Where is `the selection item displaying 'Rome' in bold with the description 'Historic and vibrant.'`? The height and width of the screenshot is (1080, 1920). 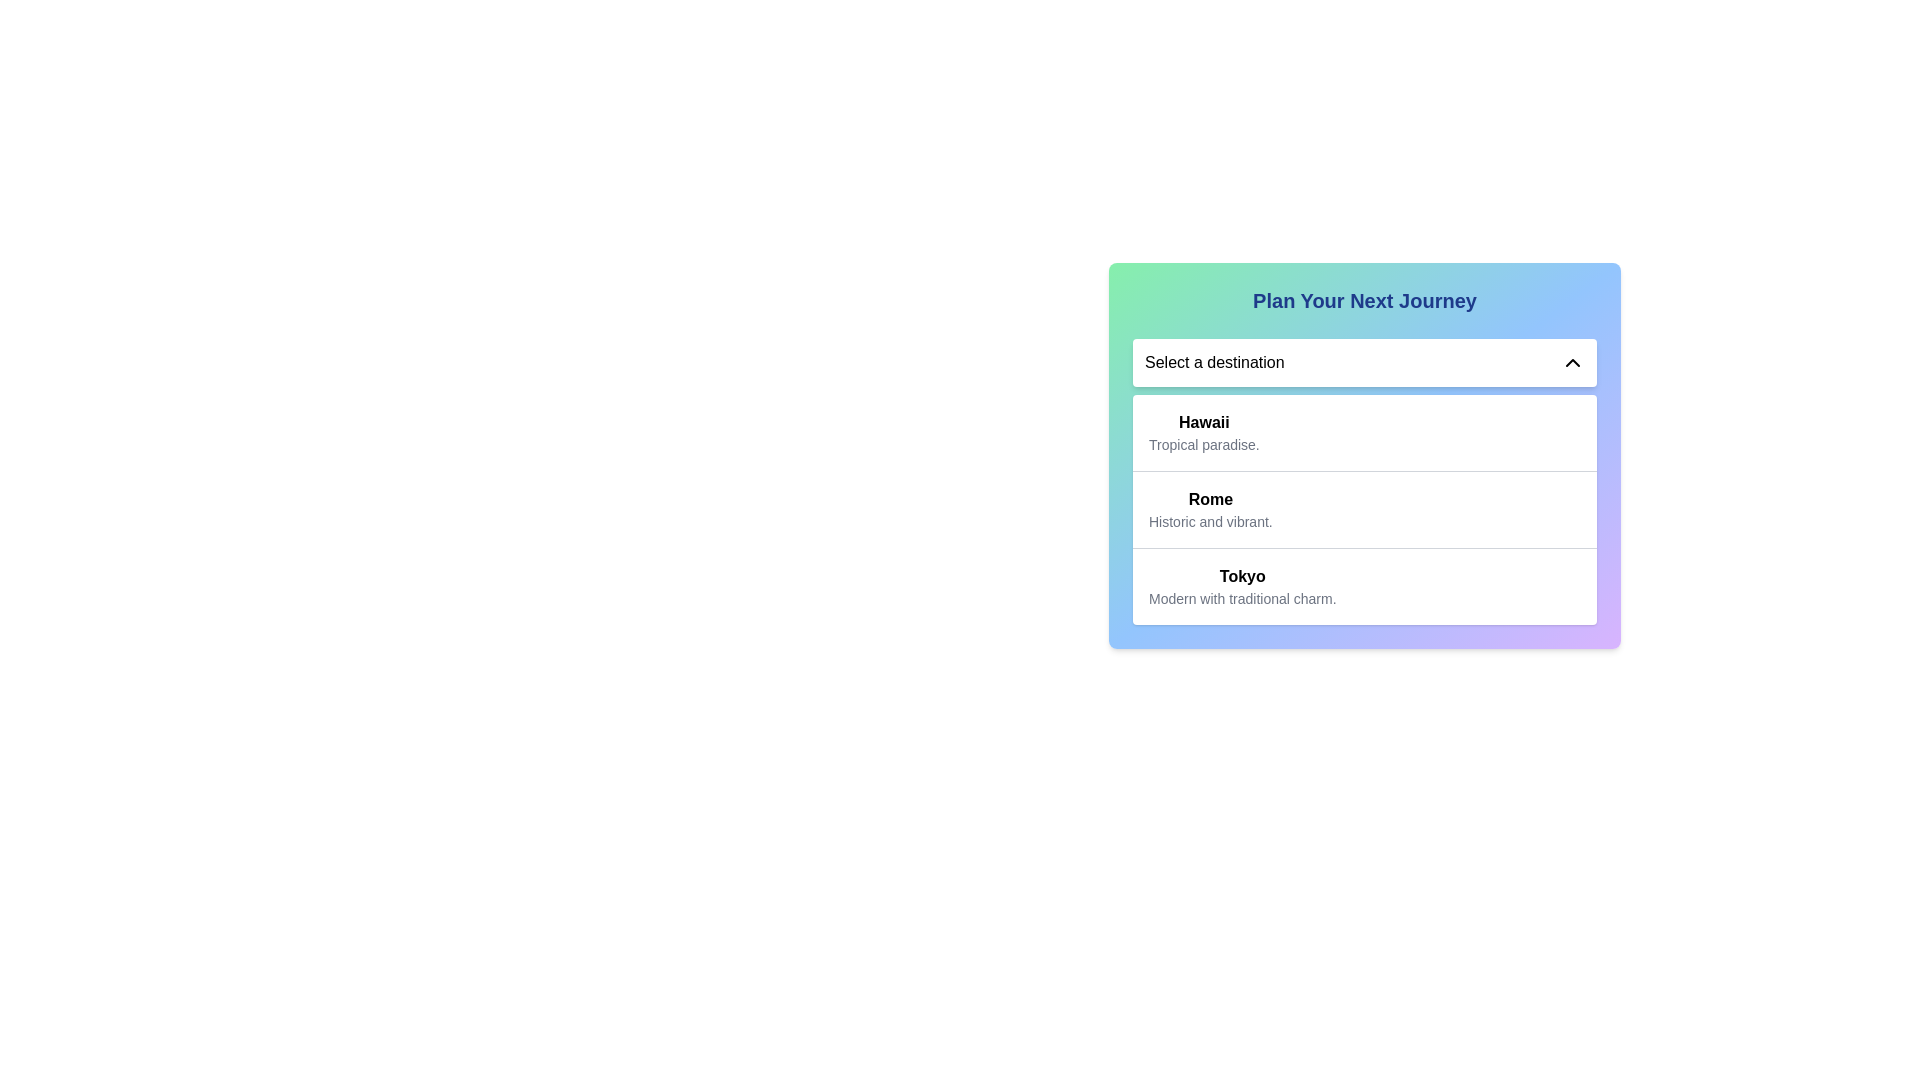 the selection item displaying 'Rome' in bold with the description 'Historic and vibrant.' is located at coordinates (1363, 508).